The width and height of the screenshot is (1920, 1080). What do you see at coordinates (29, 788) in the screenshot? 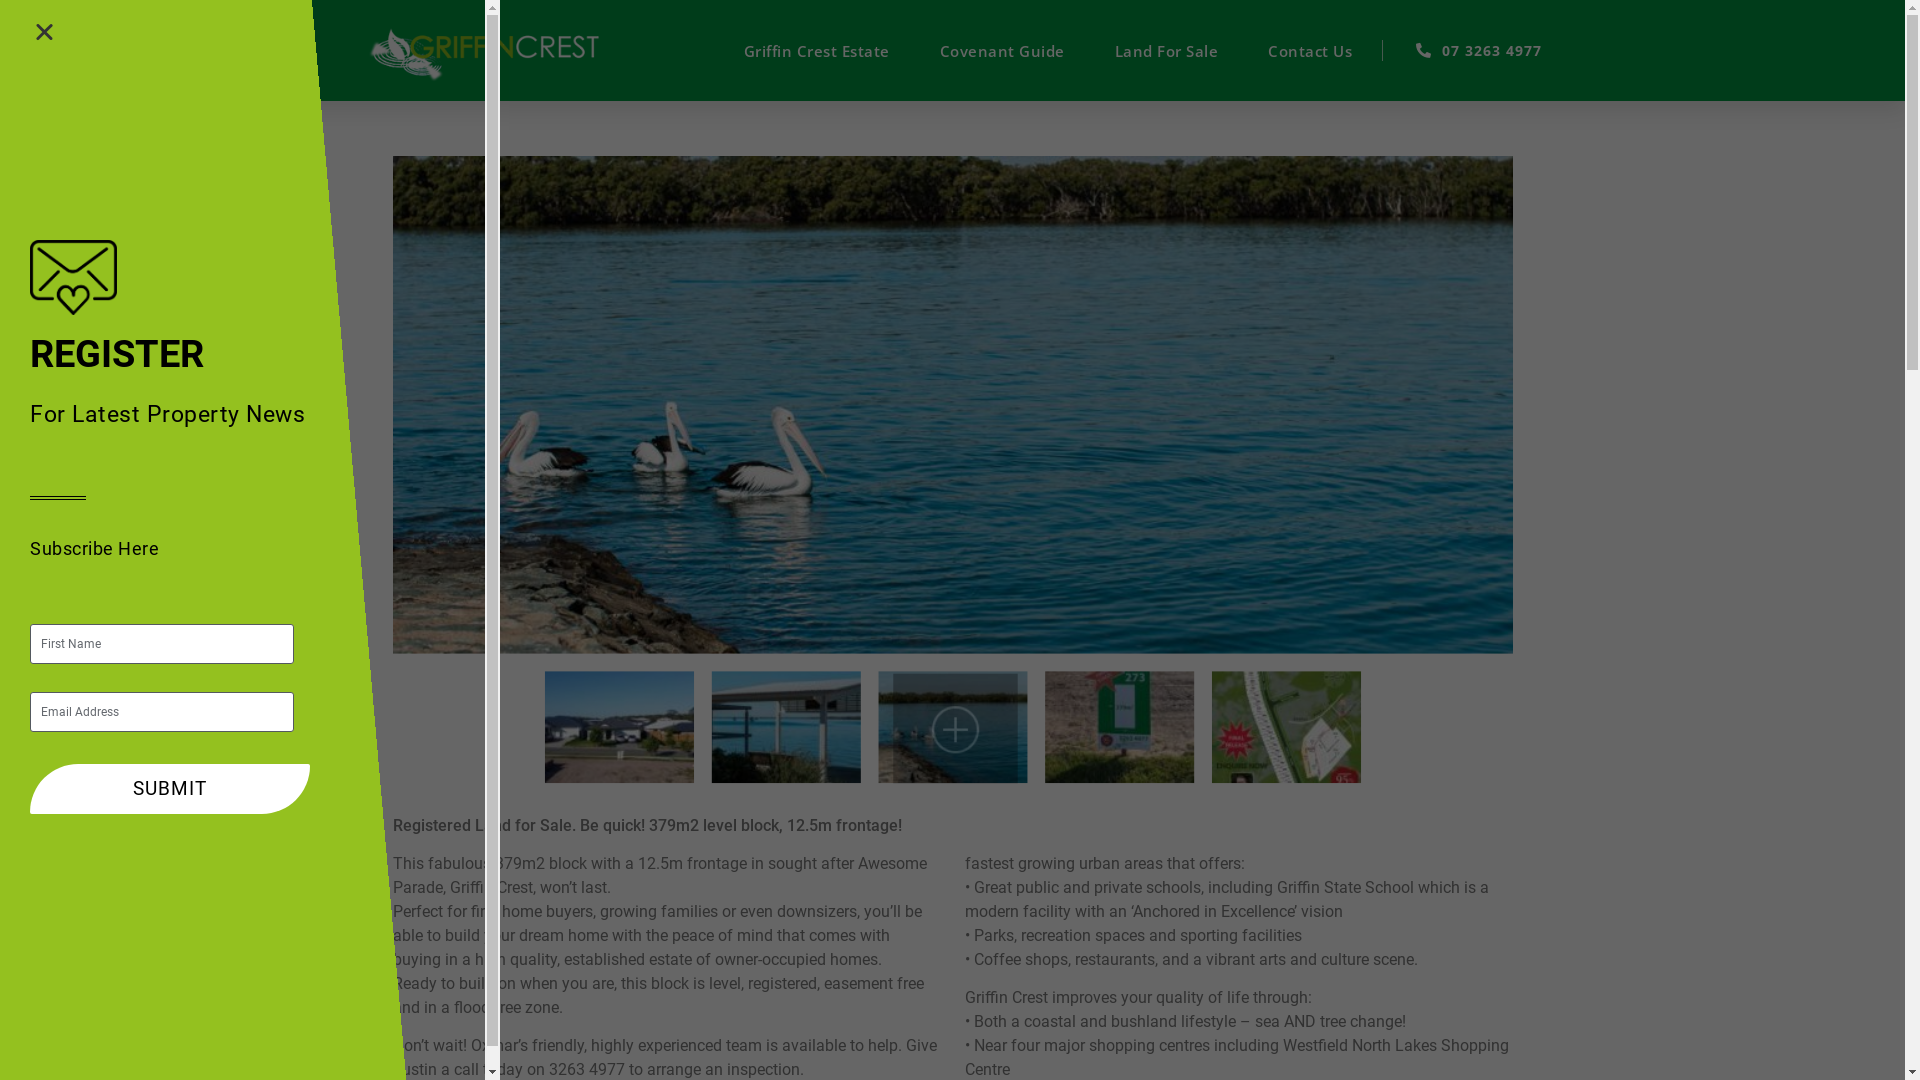
I see `'Submit'` at bounding box center [29, 788].